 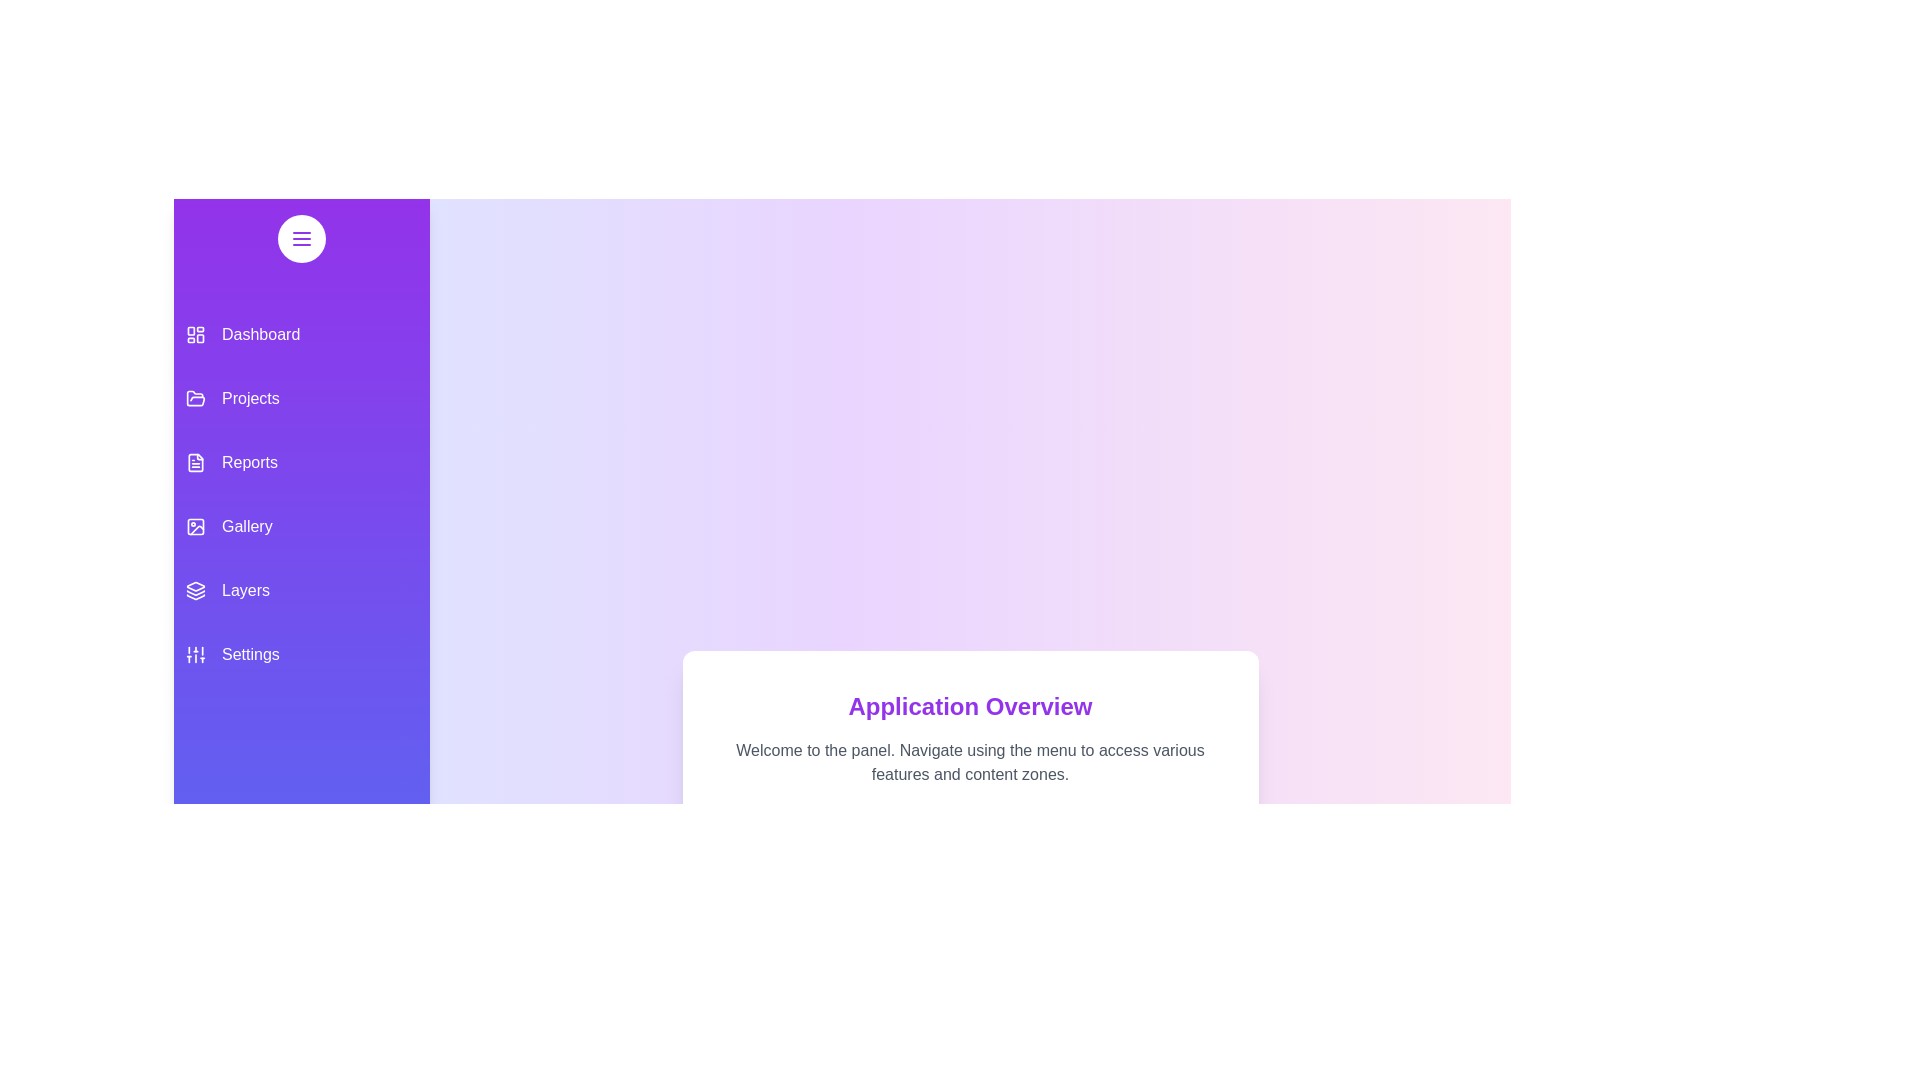 I want to click on the menu item corresponding to Projects, so click(x=301, y=398).